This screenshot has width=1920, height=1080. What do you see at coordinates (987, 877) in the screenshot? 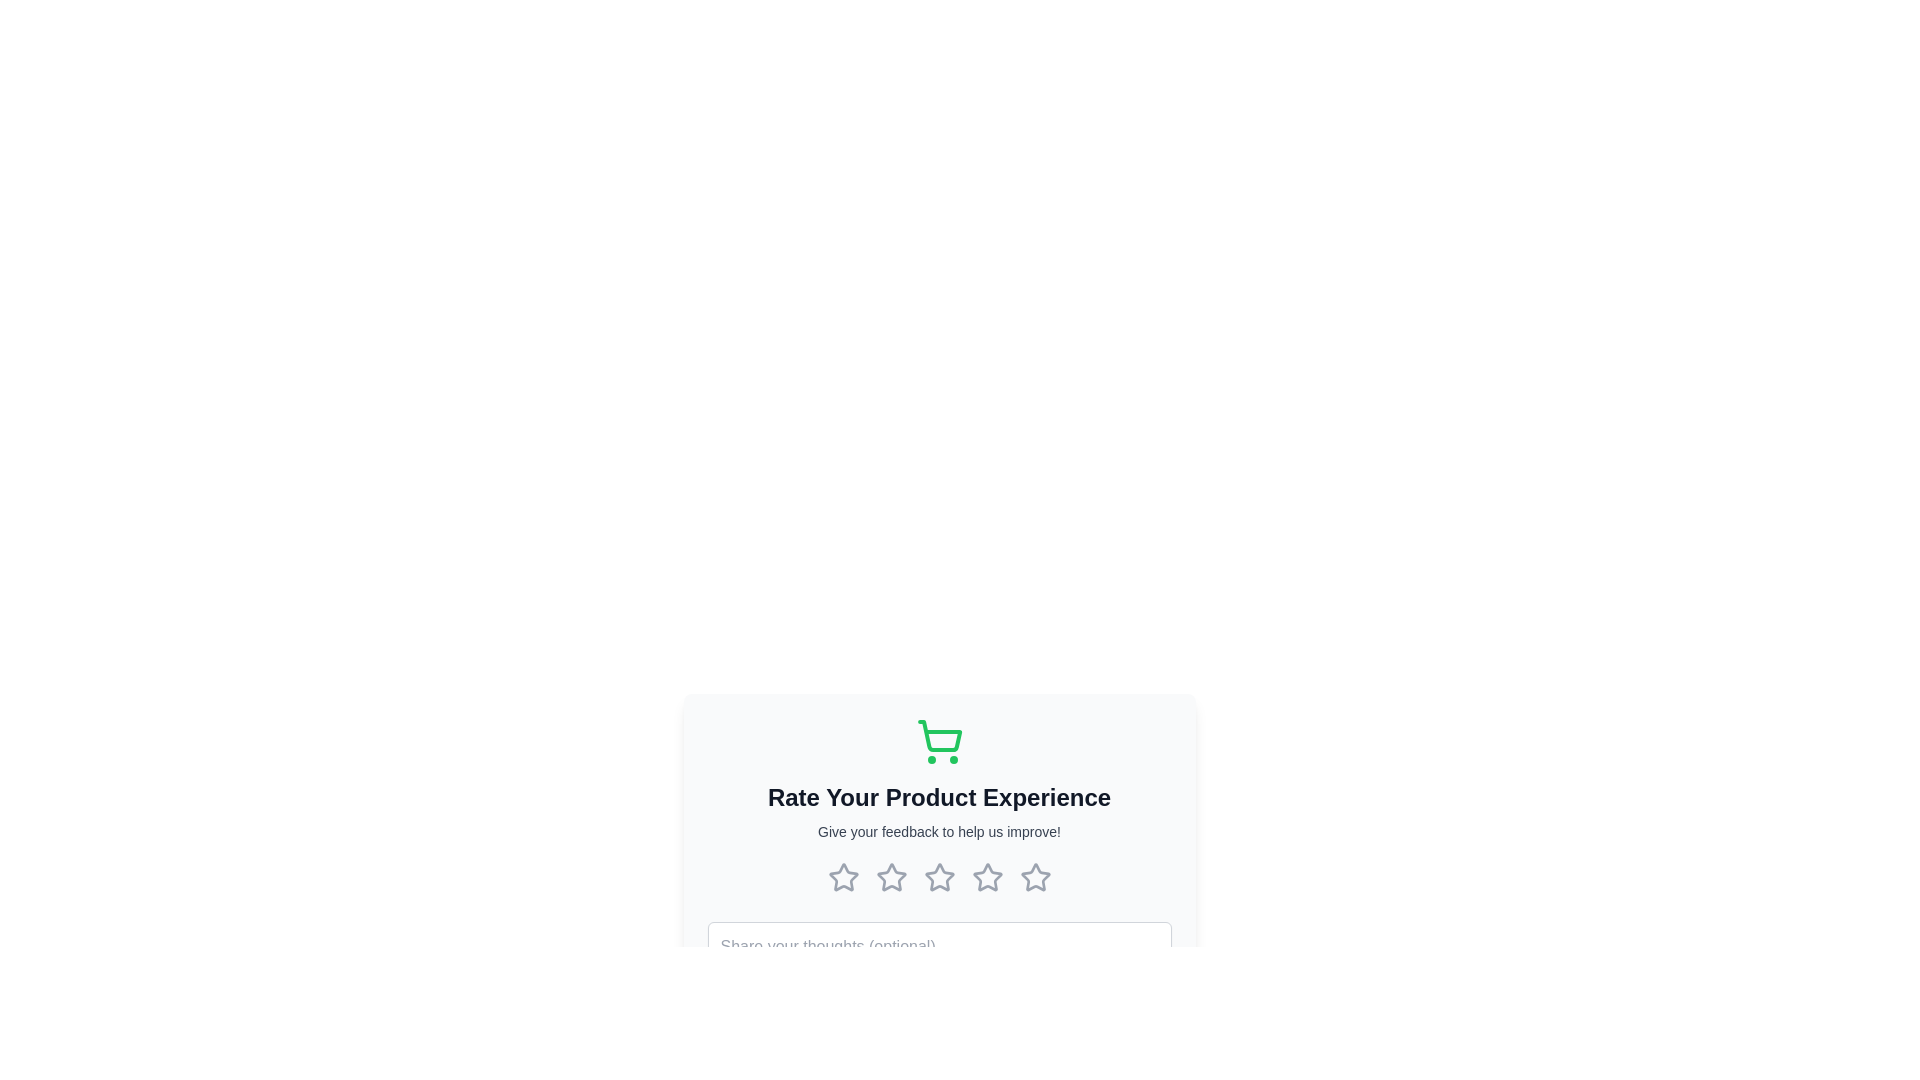
I see `the third interactive star rating icon, which is a star-shaped icon with a line outline and gray color` at bounding box center [987, 877].